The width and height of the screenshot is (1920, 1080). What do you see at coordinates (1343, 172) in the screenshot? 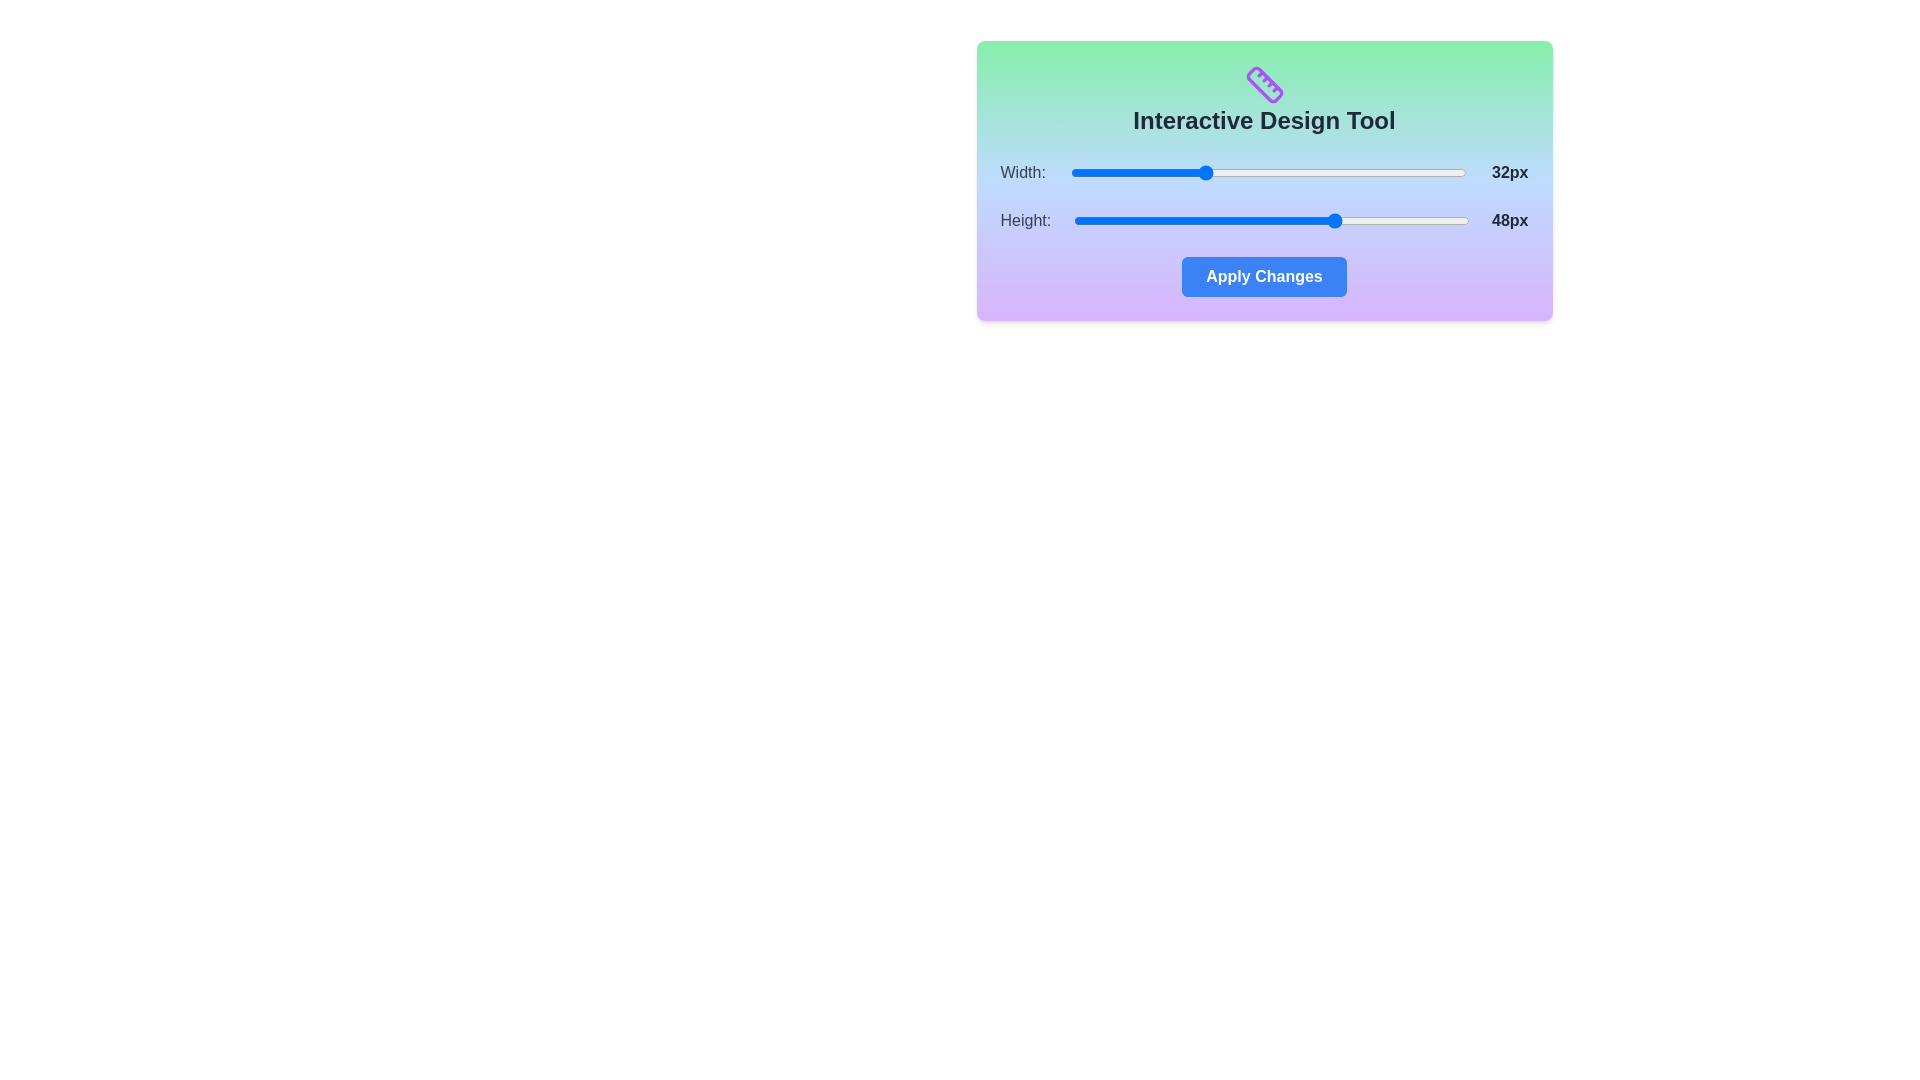
I see `the 'Width' slider to set its value to 49 within the range of 16 to 64` at bounding box center [1343, 172].